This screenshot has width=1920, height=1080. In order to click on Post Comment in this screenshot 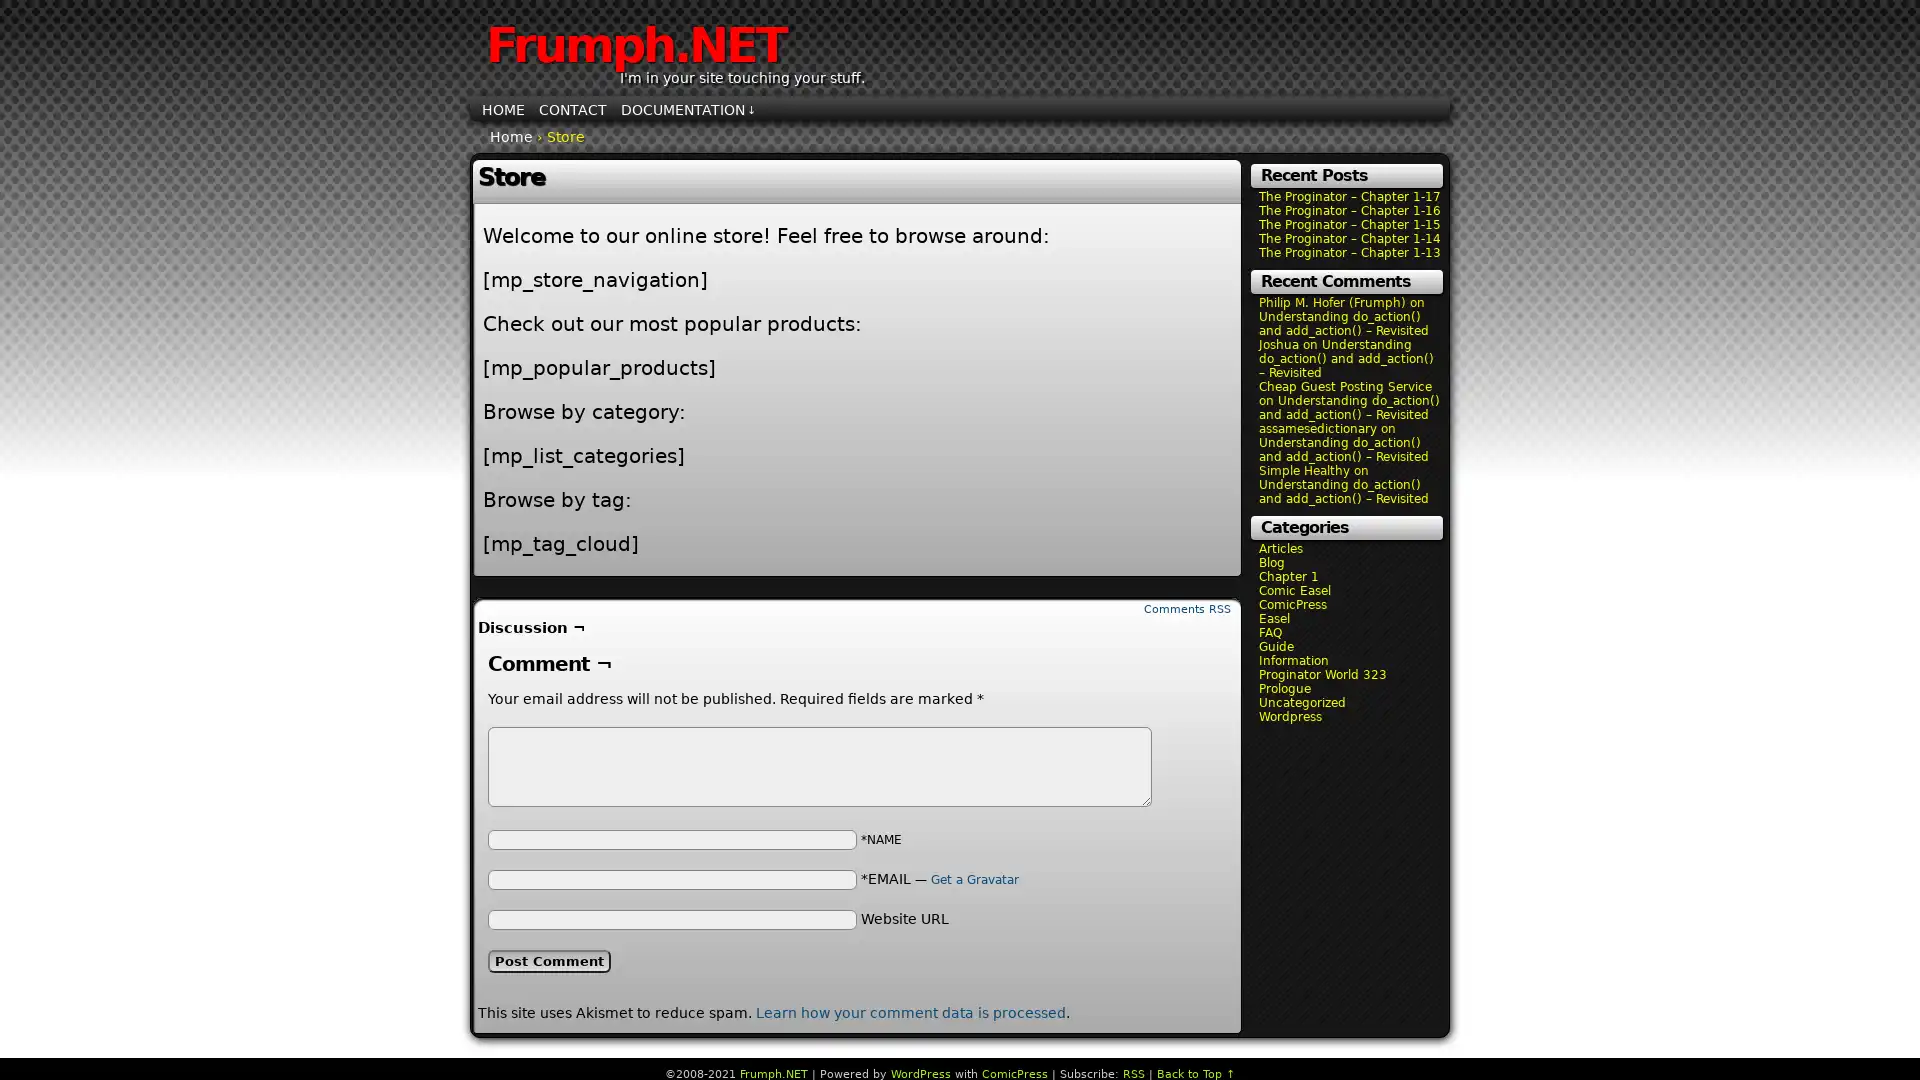, I will do `click(549, 960)`.